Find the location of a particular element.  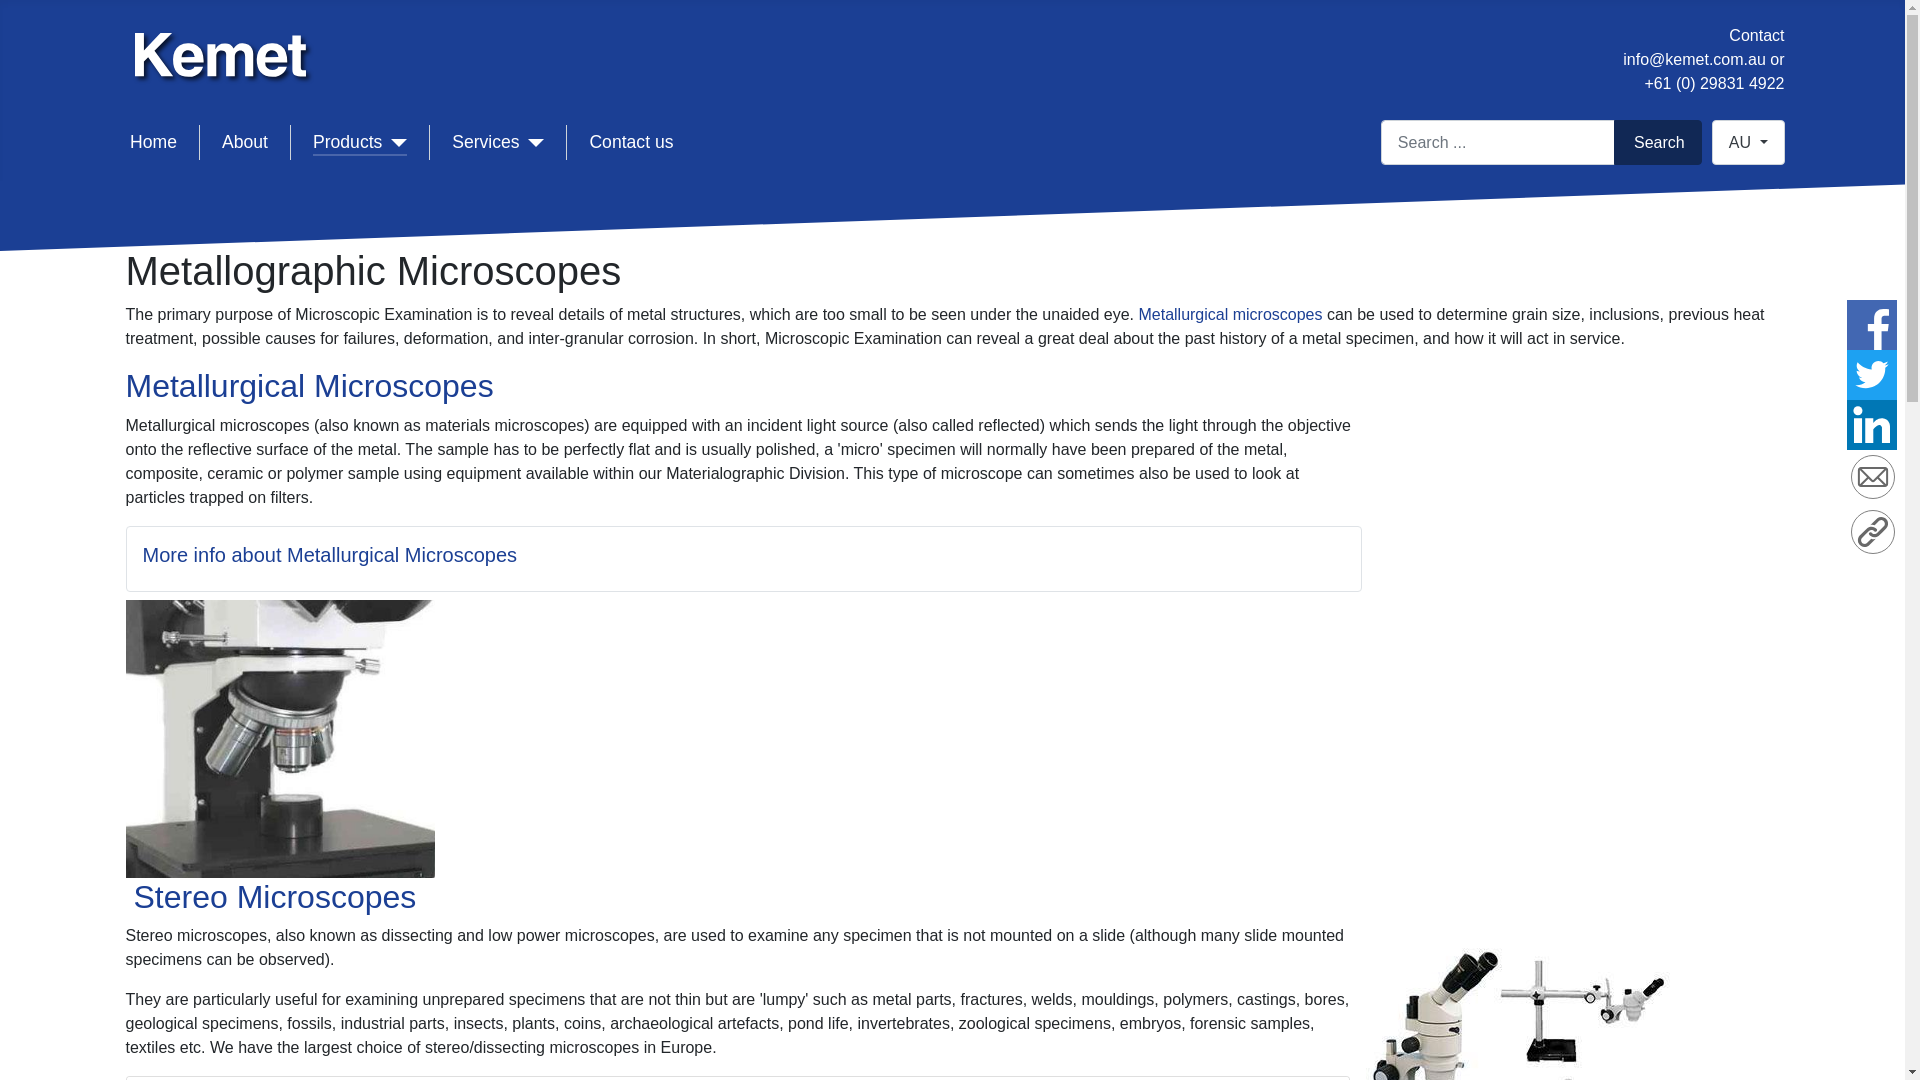

'Email' is located at coordinates (1871, 479).